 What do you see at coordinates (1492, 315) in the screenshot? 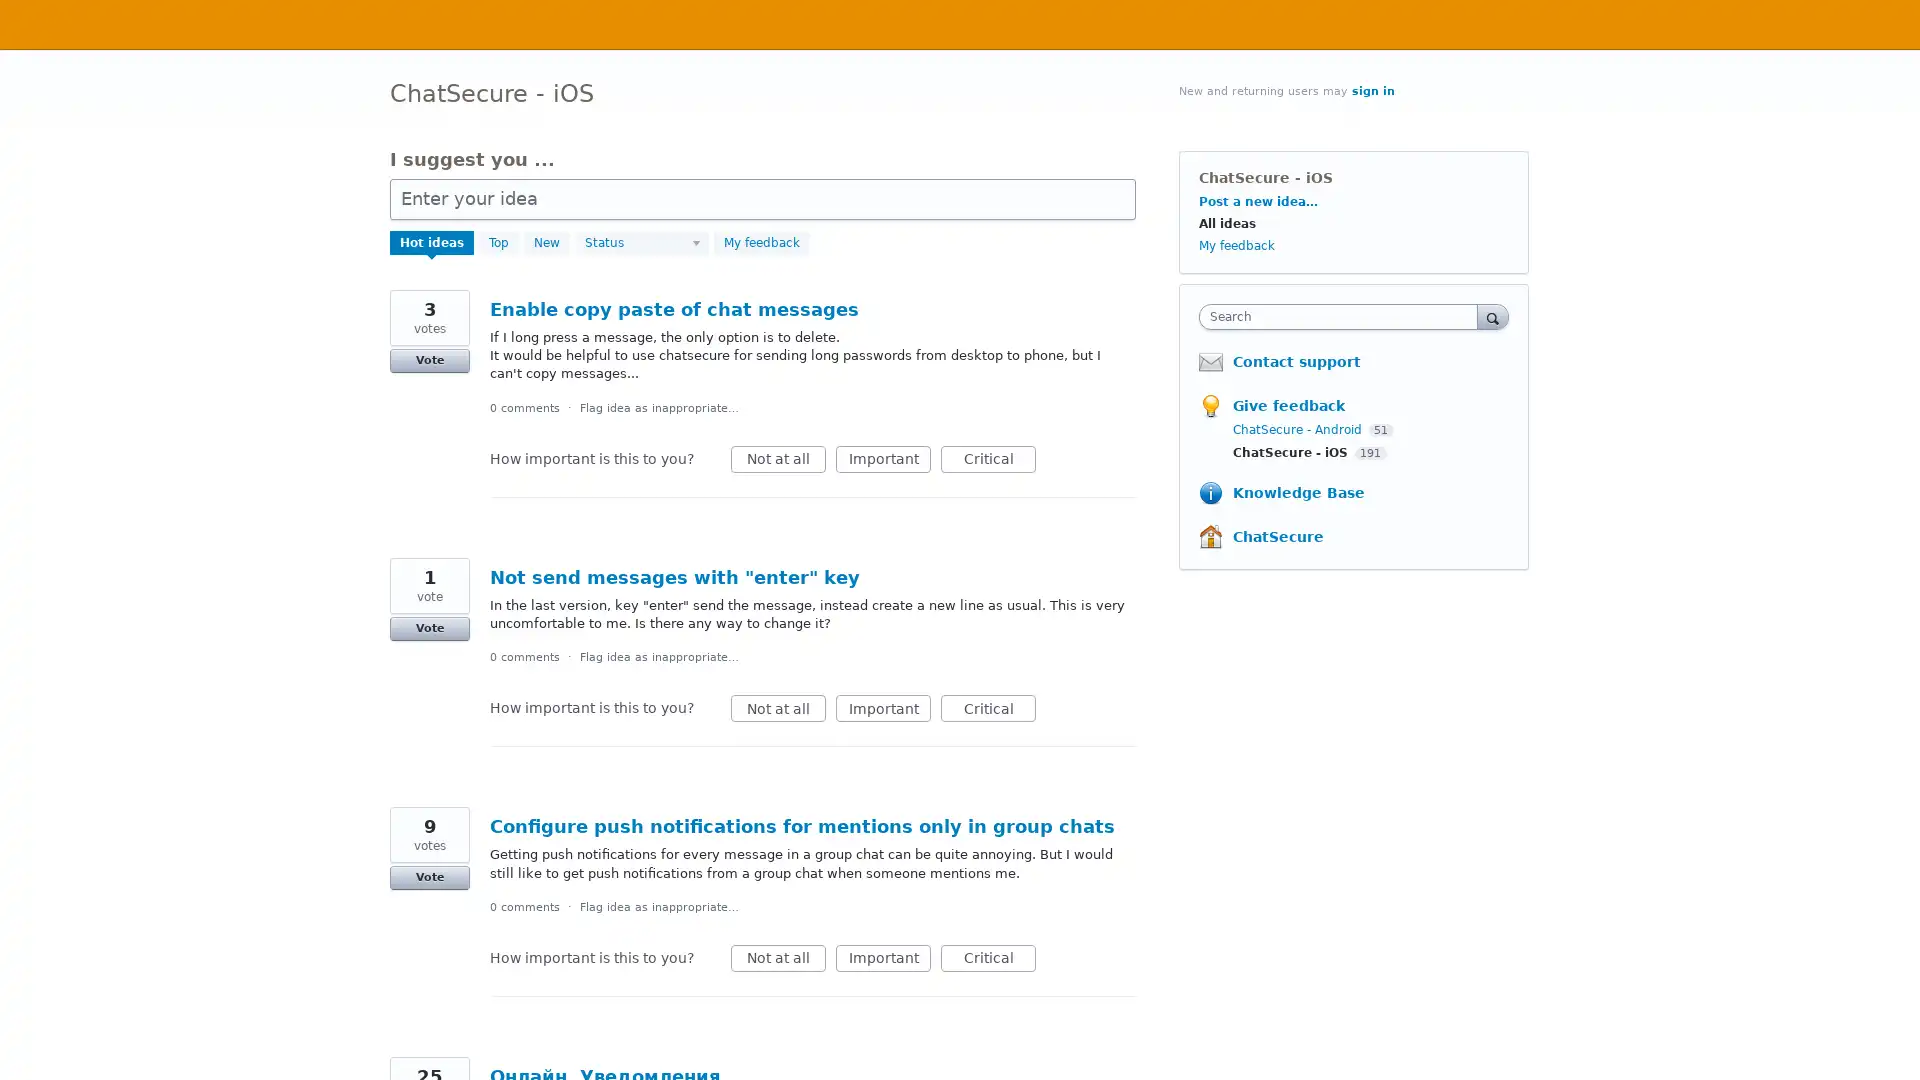
I see `Search` at bounding box center [1492, 315].